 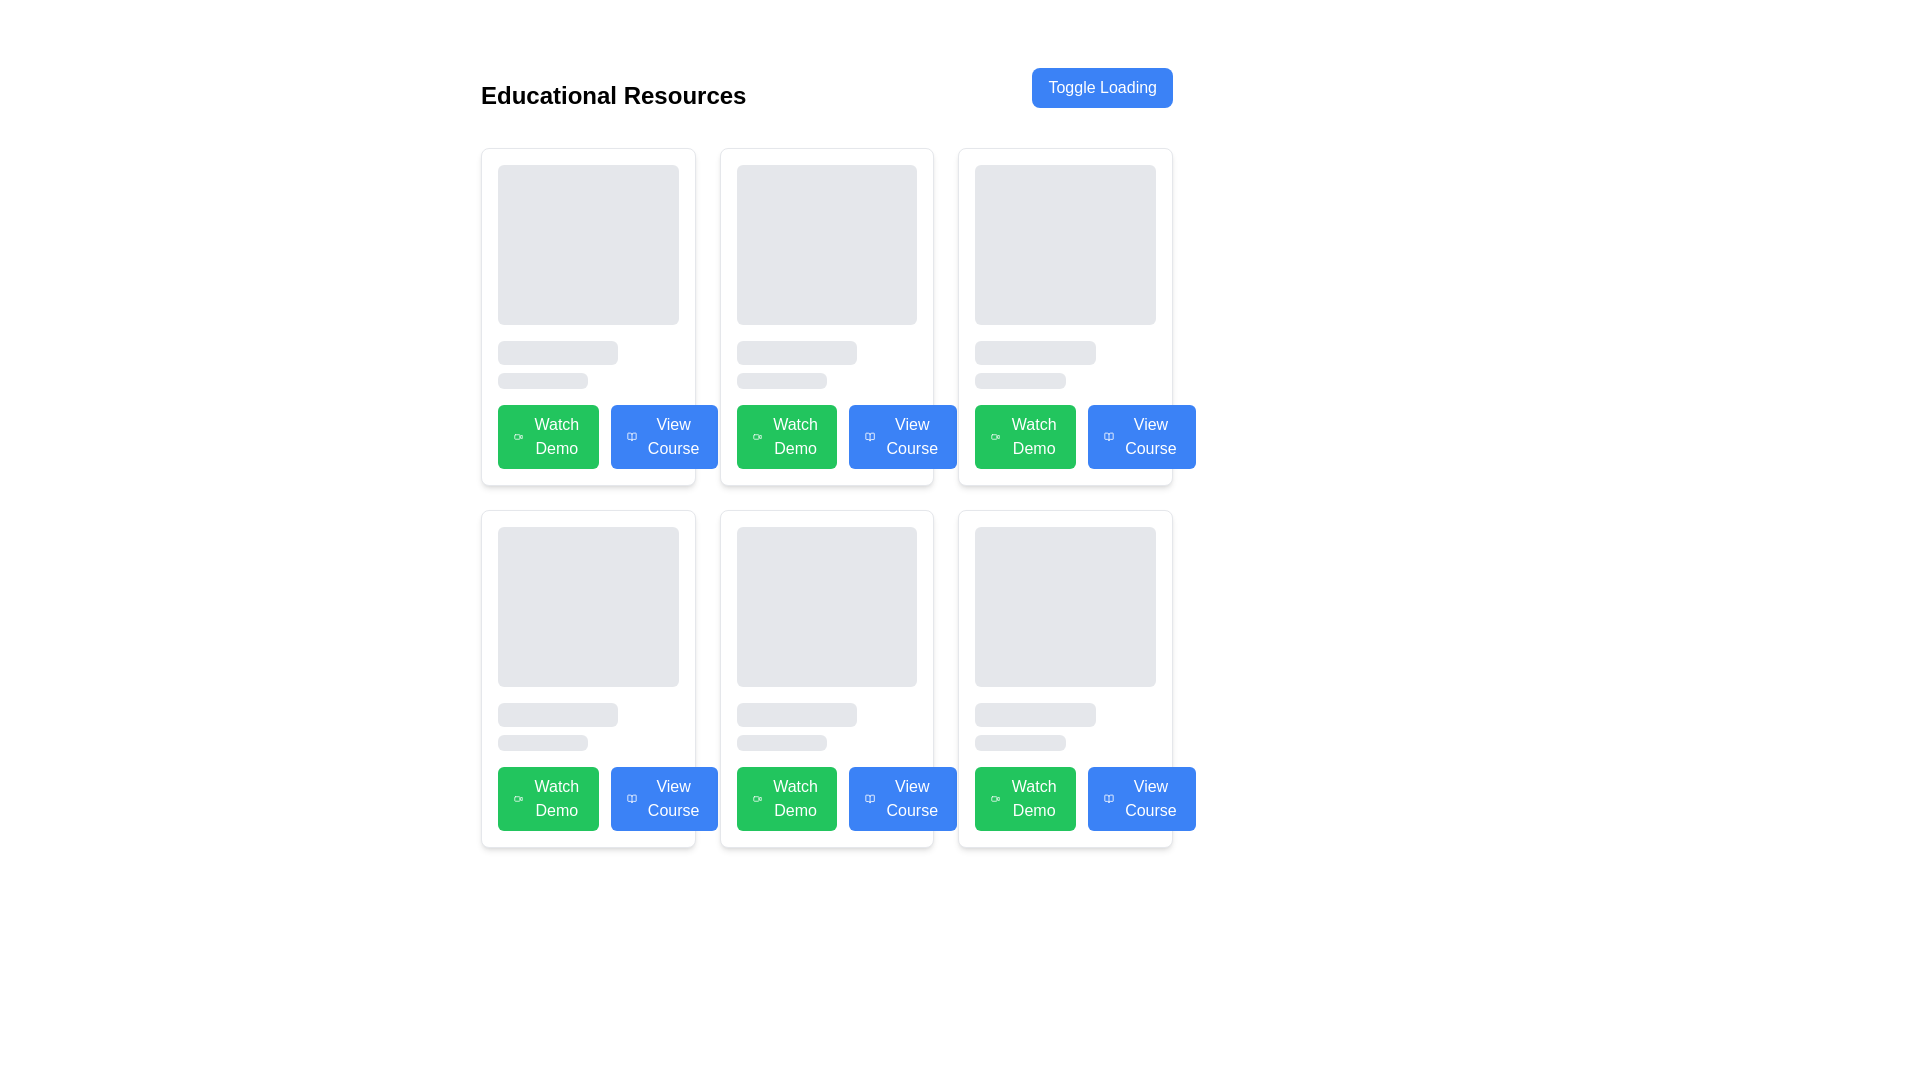 What do you see at coordinates (826, 639) in the screenshot?
I see `the rectangular placeholder with a light gray background and rounded corners located in the second row and second column of a grid, which serves as a visual placeholder for an image` at bounding box center [826, 639].